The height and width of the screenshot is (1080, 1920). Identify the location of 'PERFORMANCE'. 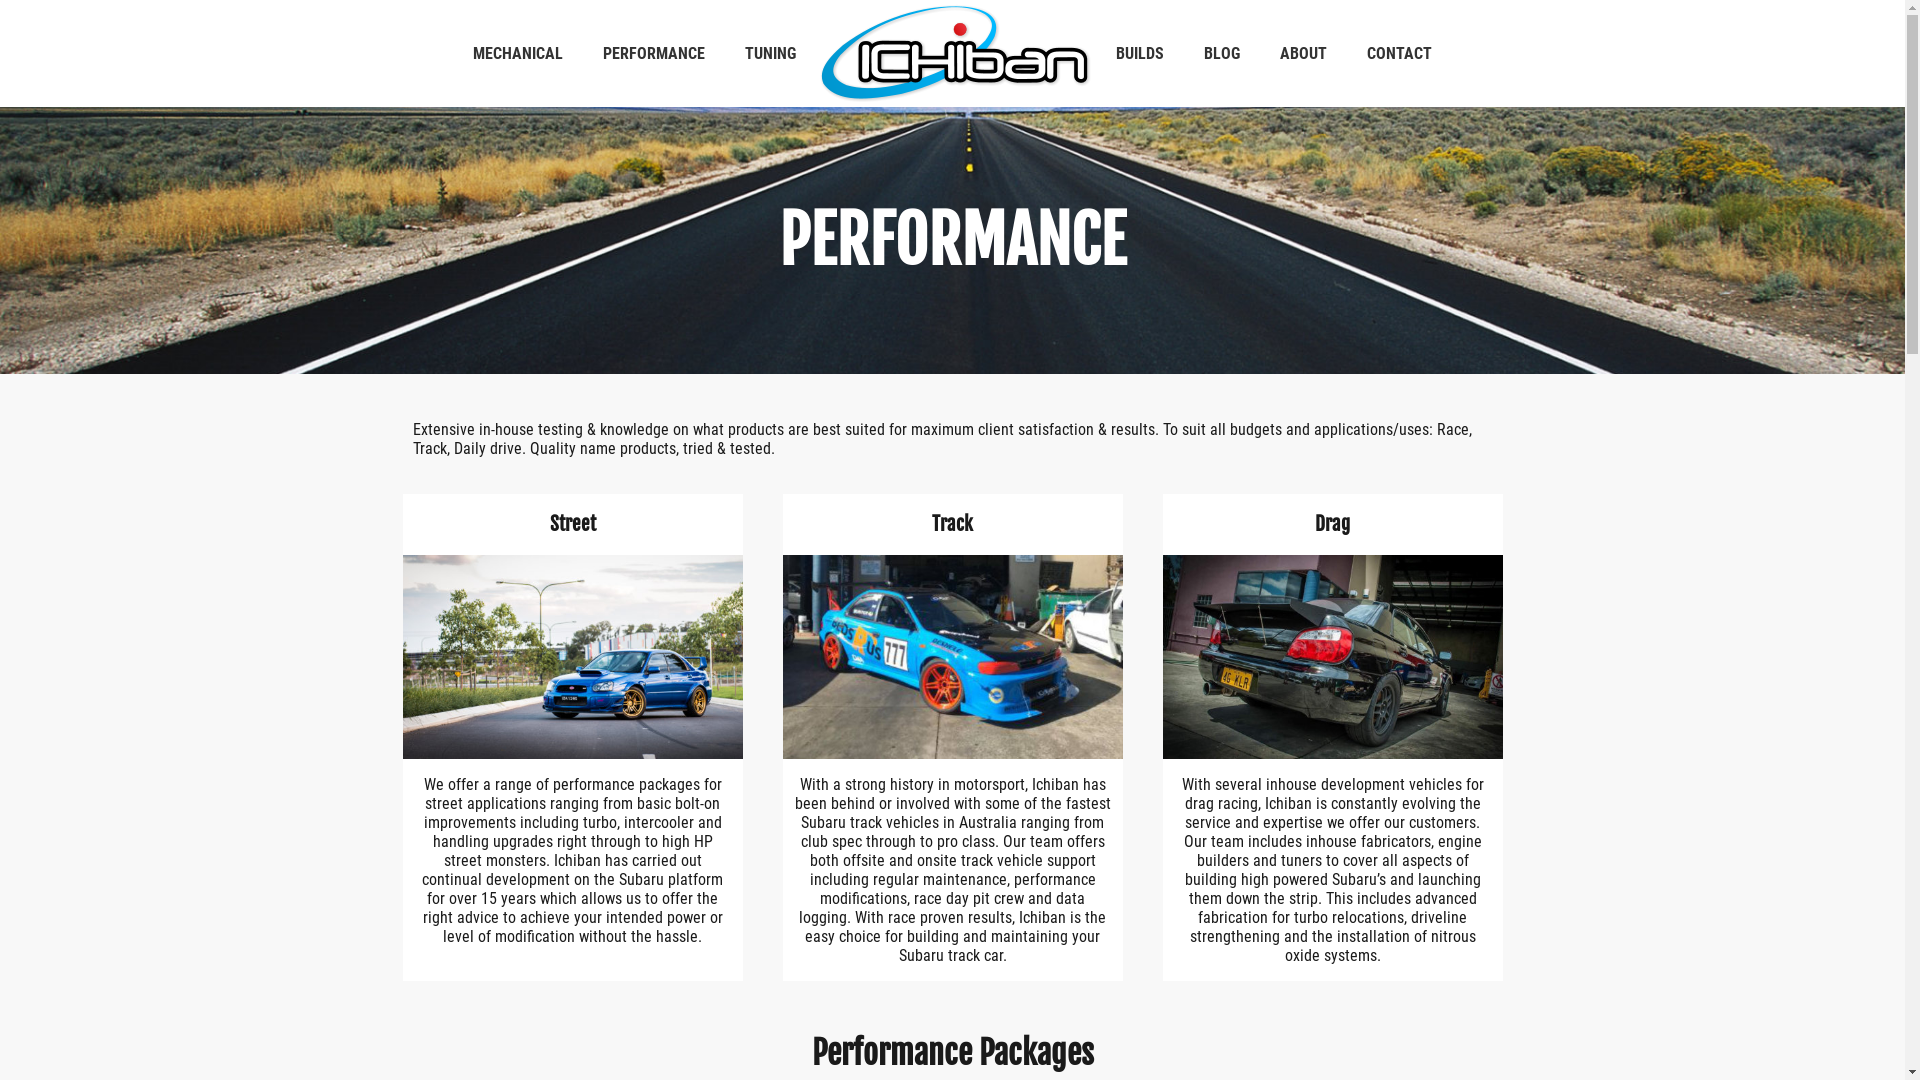
(653, 52).